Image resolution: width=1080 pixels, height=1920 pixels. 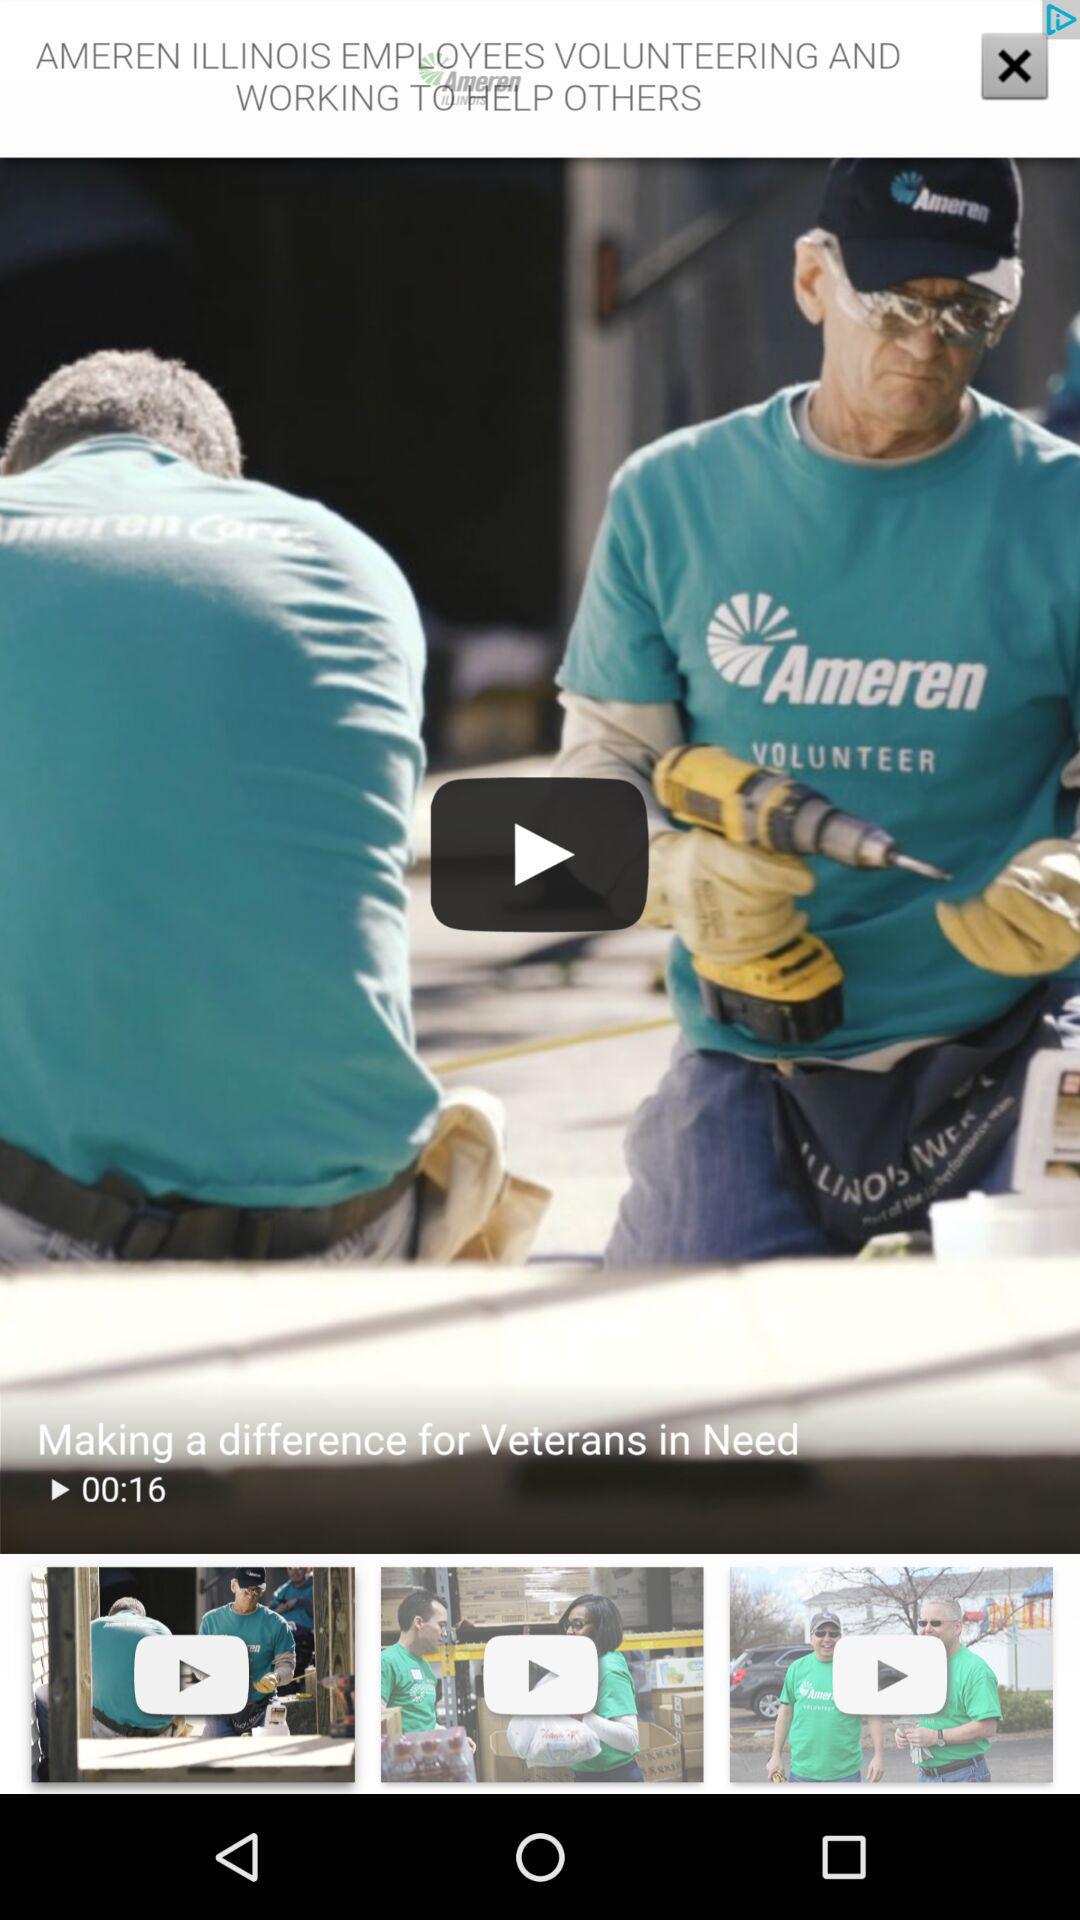 I want to click on the close icon, so click(x=1014, y=70).